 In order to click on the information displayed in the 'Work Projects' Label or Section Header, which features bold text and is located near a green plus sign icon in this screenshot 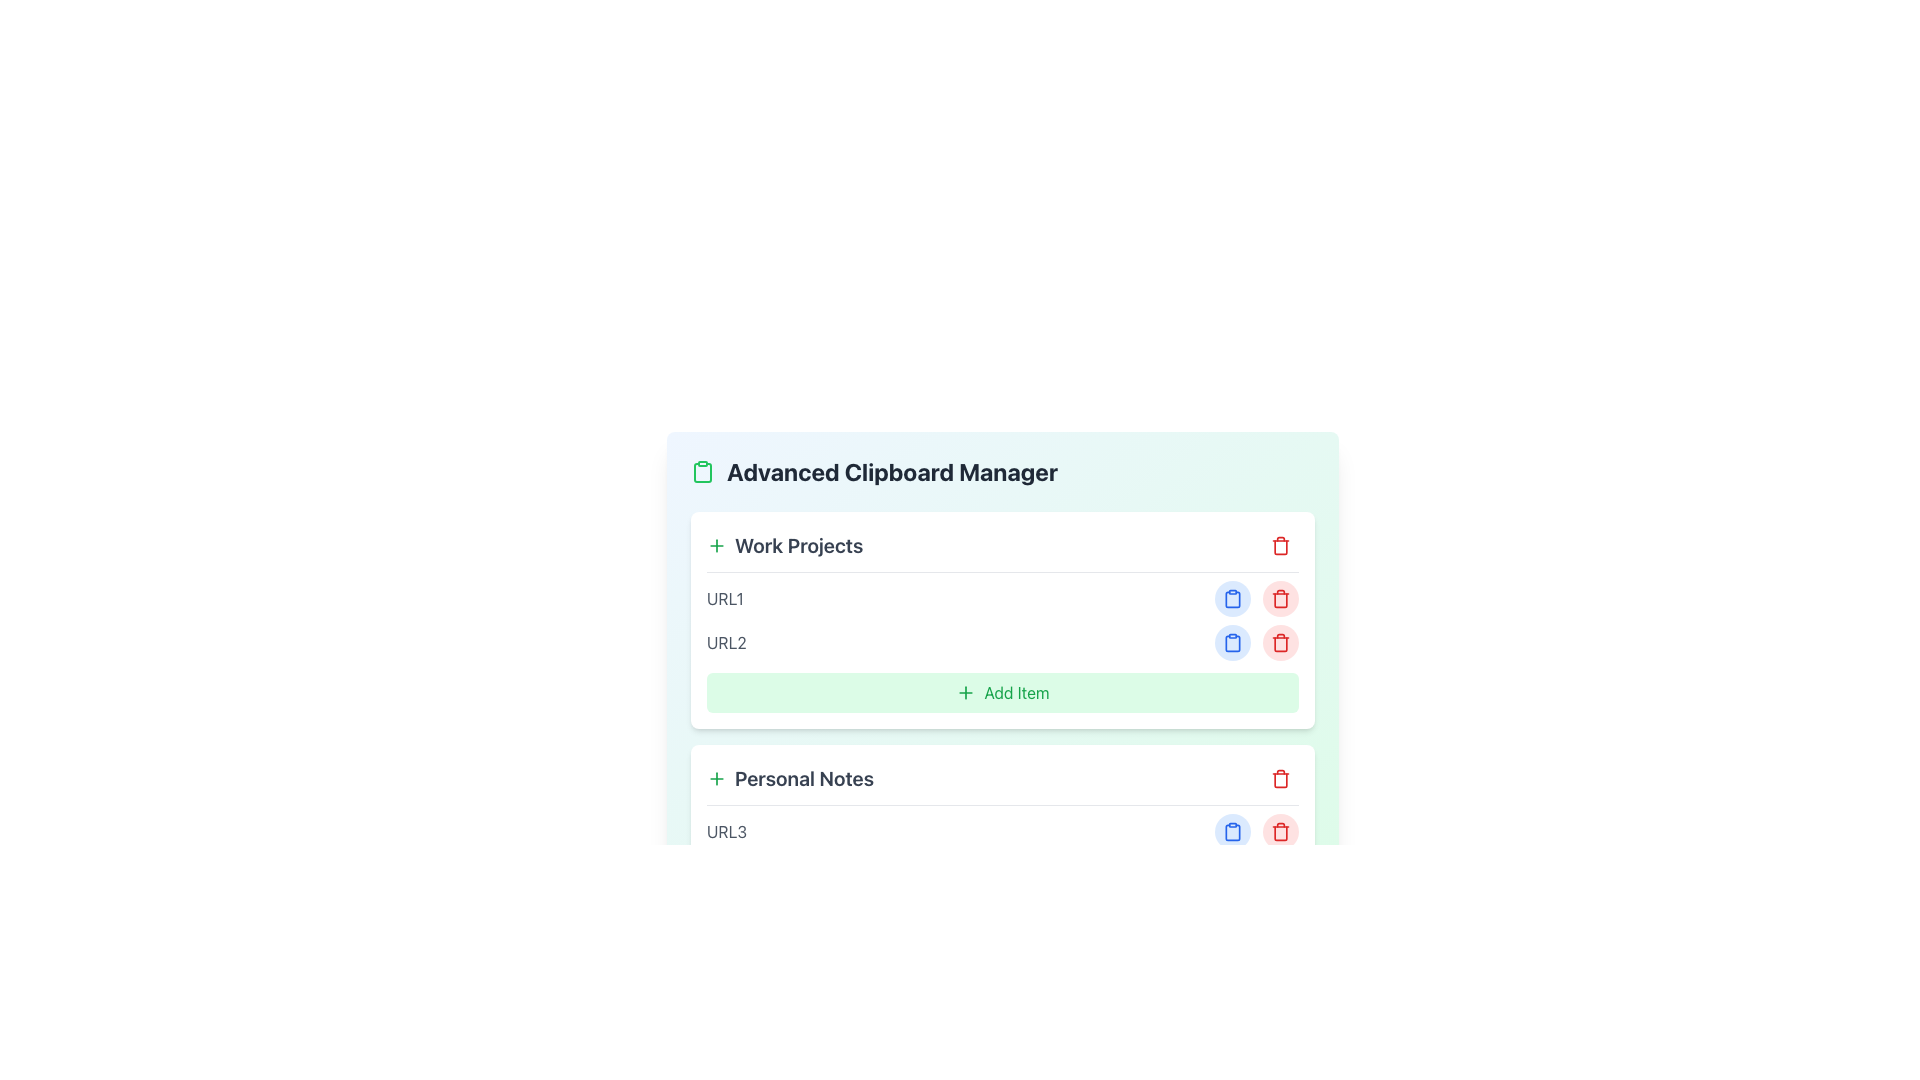, I will do `click(784, 546)`.